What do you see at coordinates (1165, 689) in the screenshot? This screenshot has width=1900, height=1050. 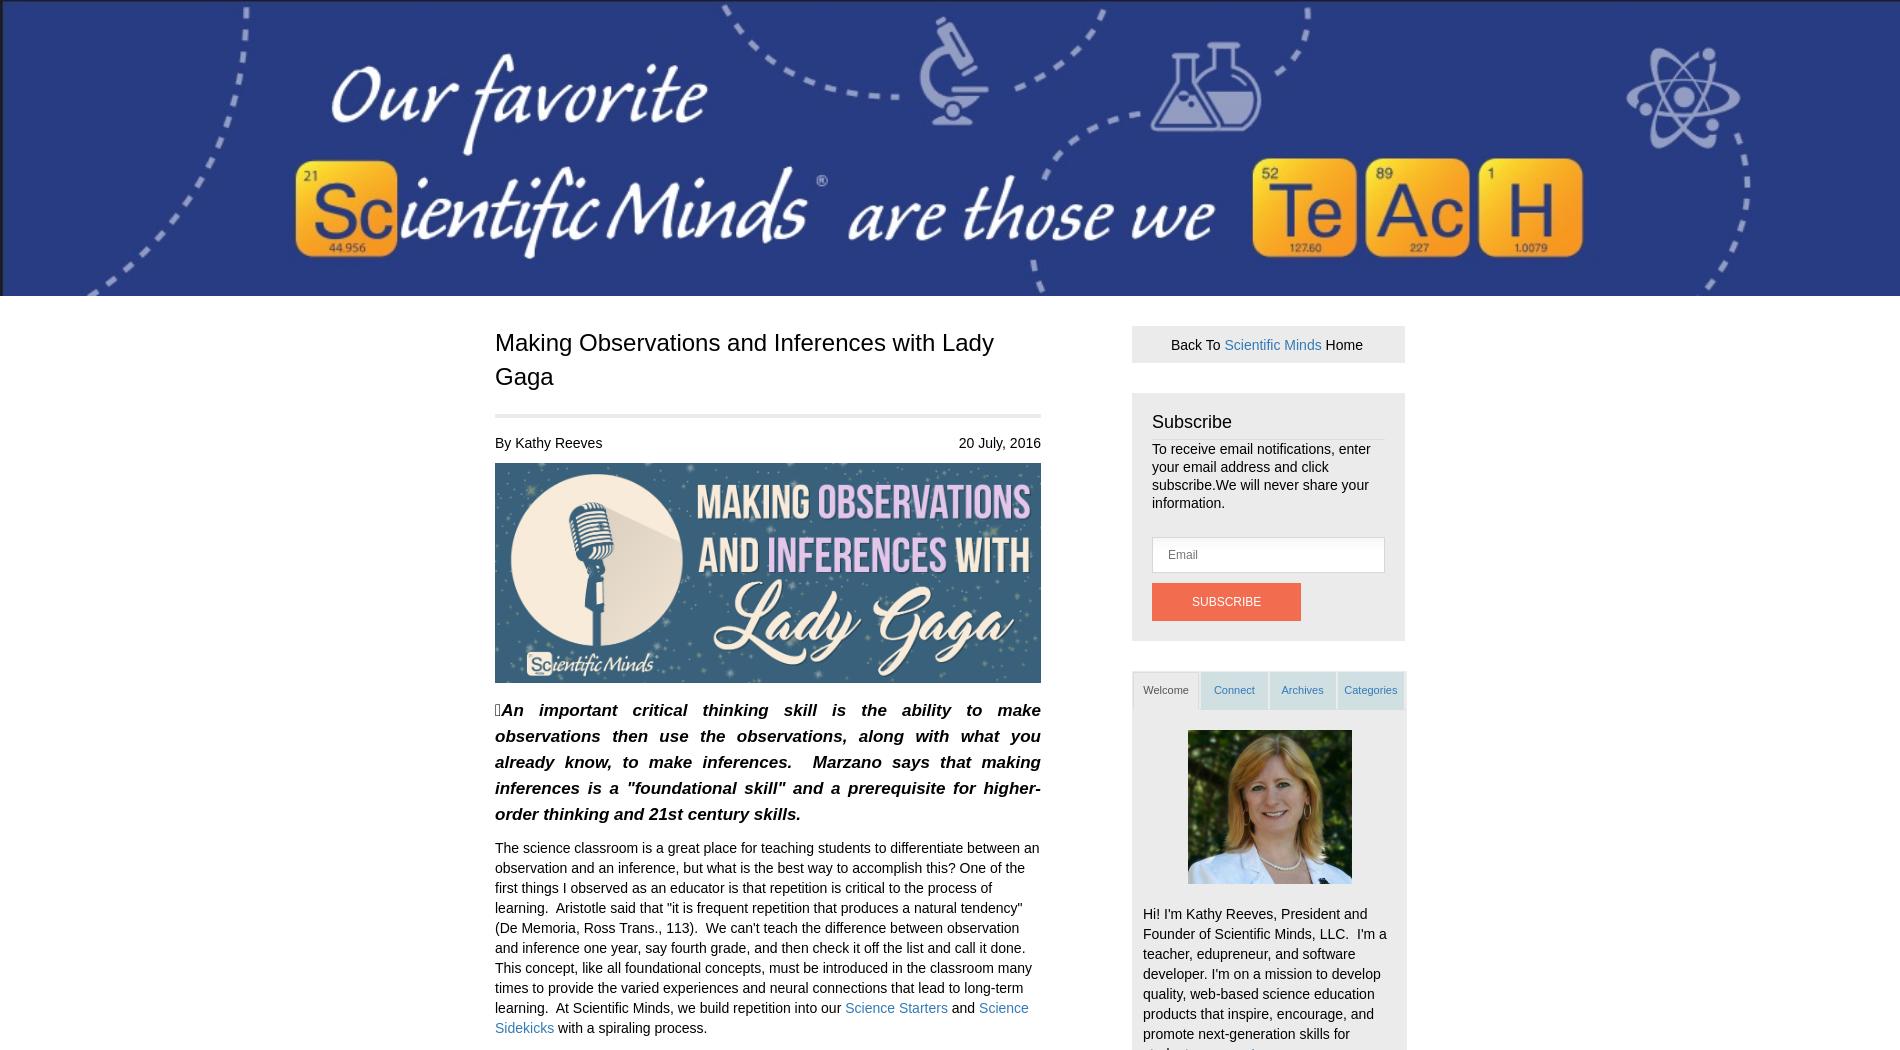 I see `'Welcome'` at bounding box center [1165, 689].